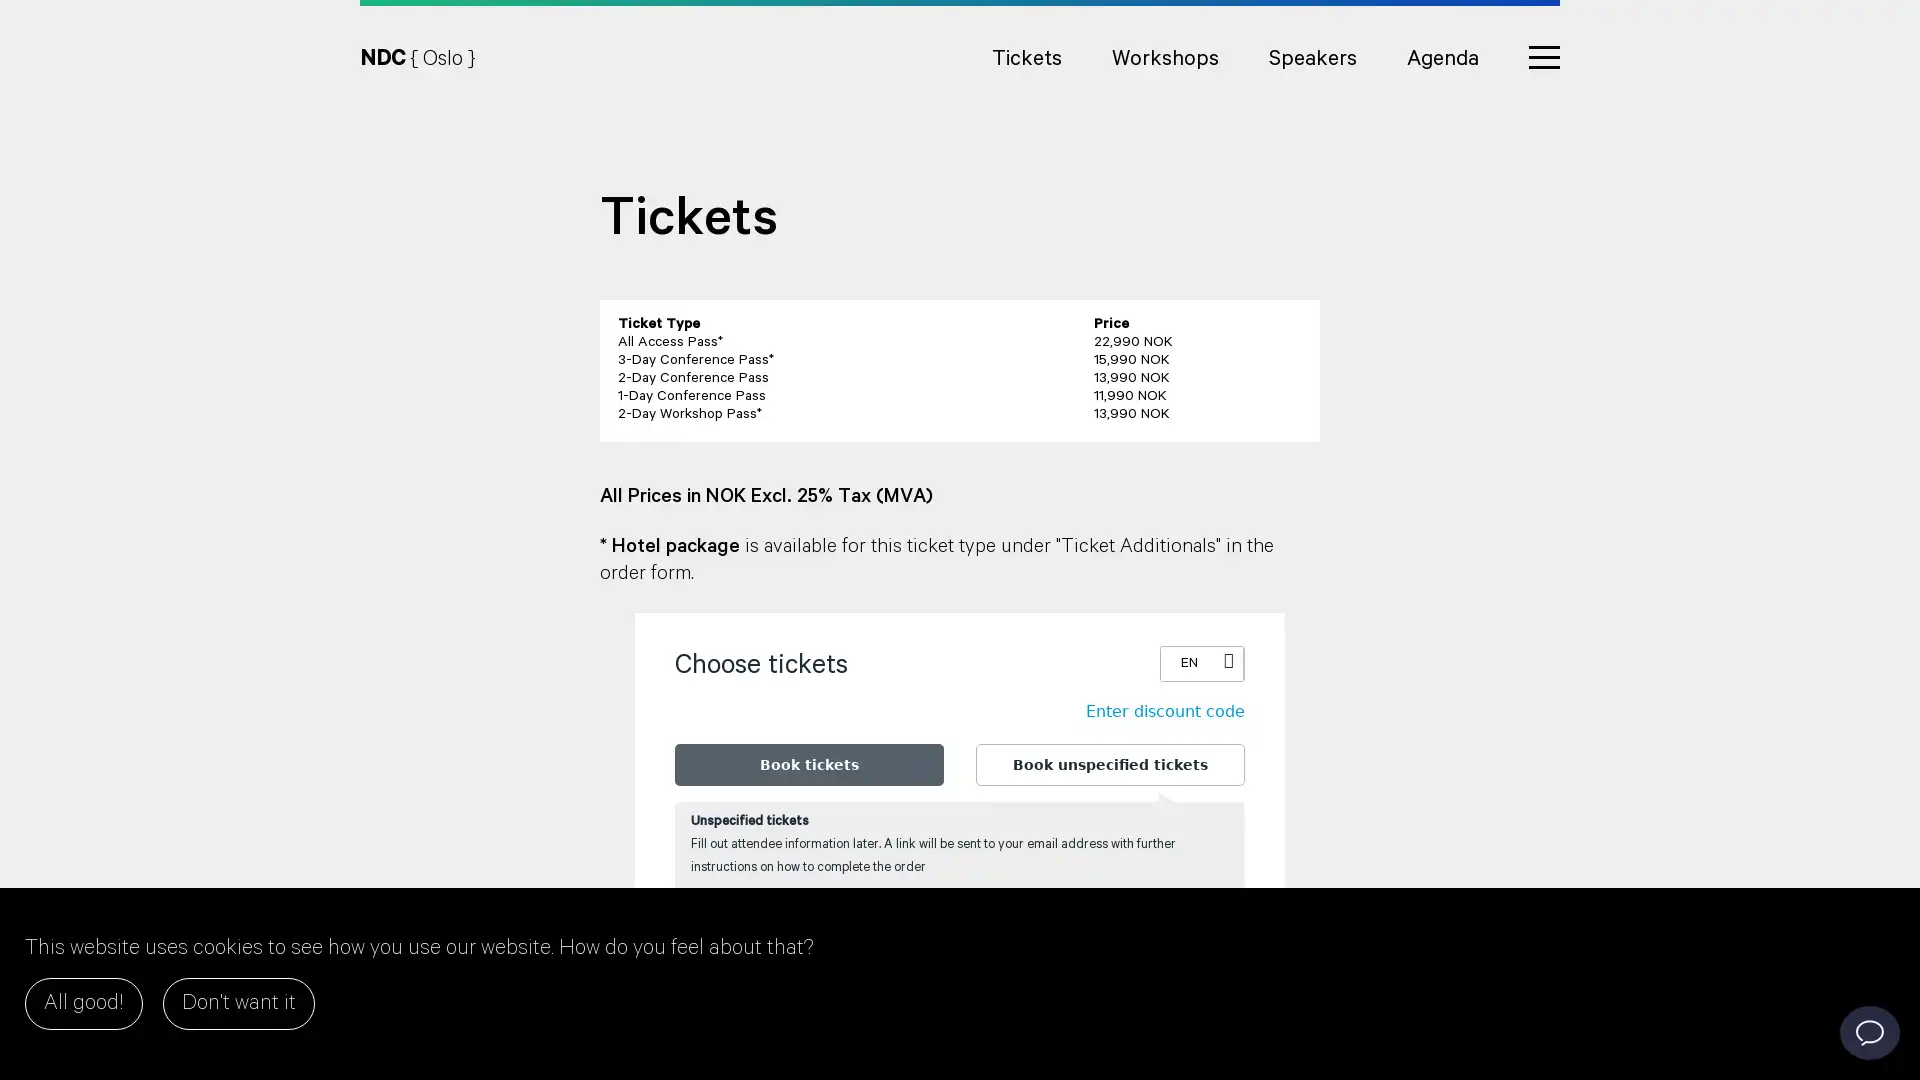 This screenshot has width=1920, height=1080. What do you see at coordinates (1142, 958) in the screenshot?
I see `Remove one ticket` at bounding box center [1142, 958].